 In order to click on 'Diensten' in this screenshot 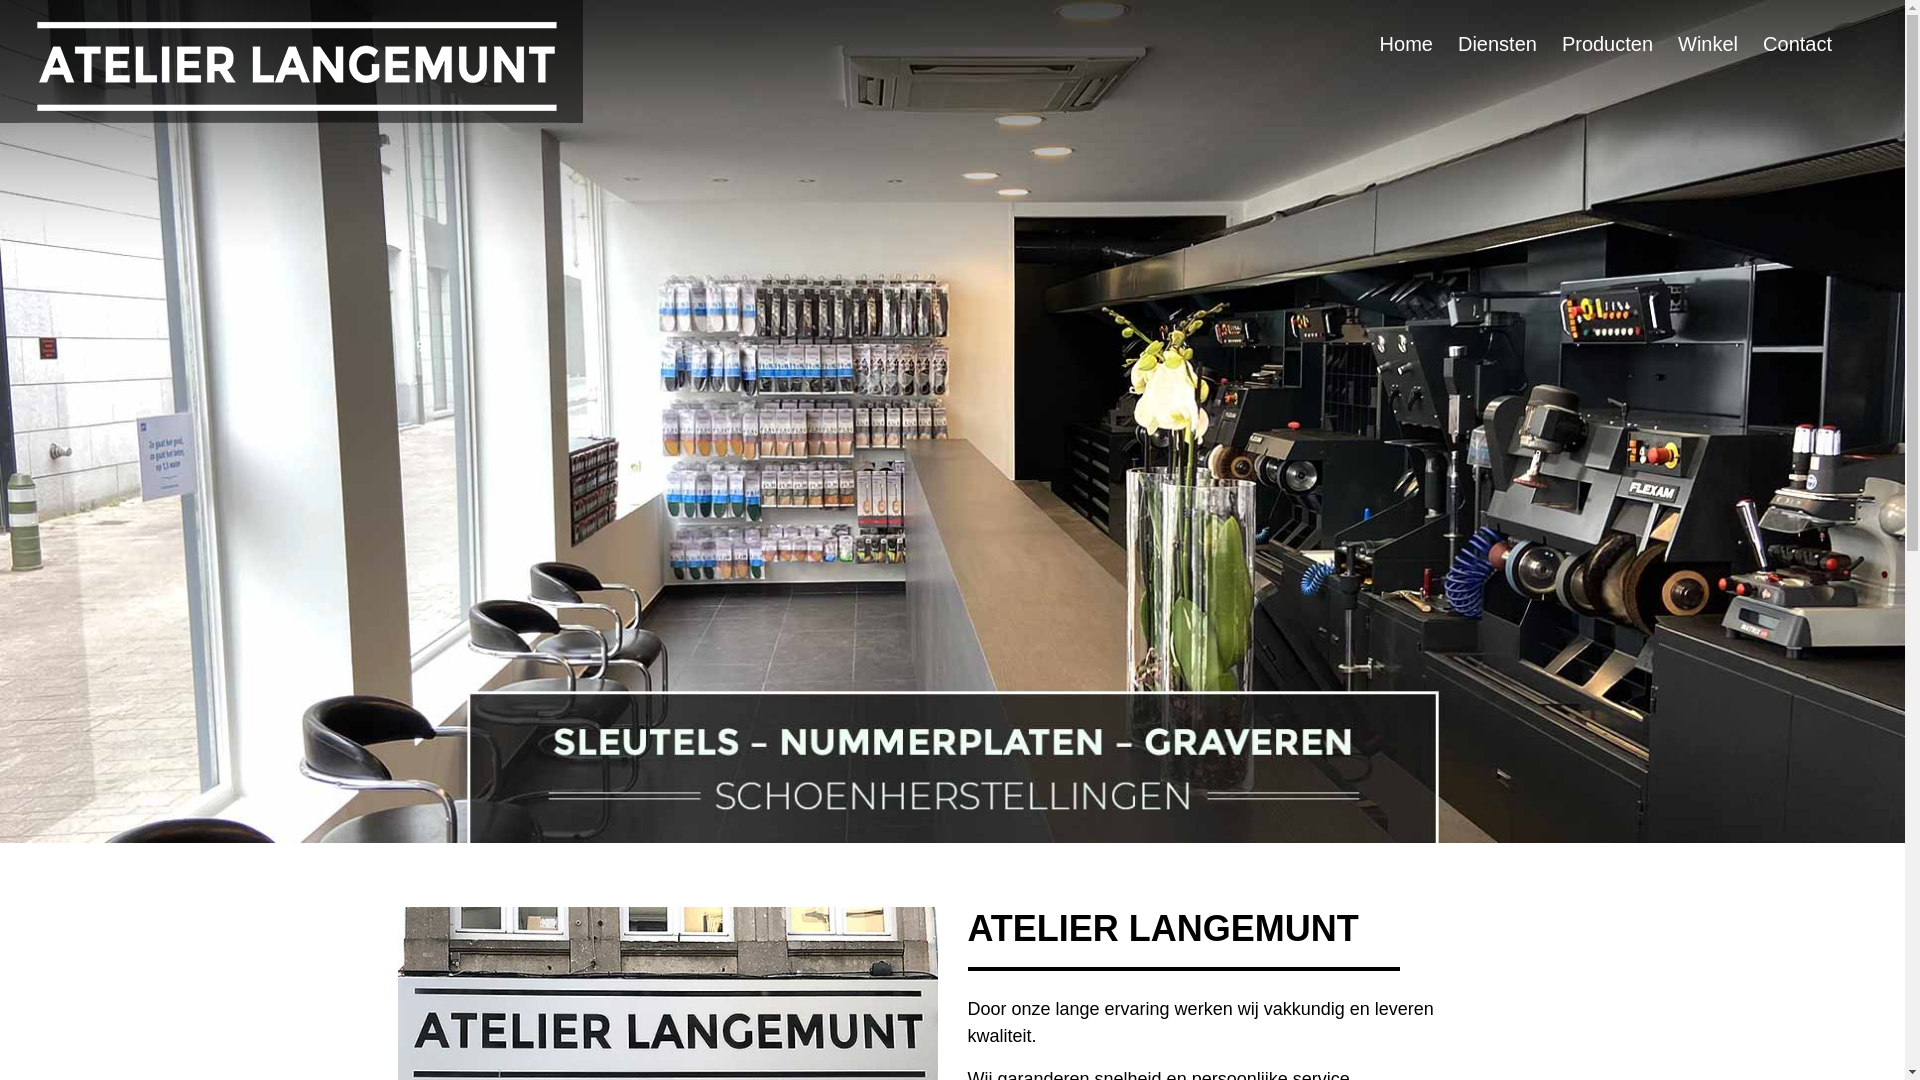, I will do `click(1510, 43)`.